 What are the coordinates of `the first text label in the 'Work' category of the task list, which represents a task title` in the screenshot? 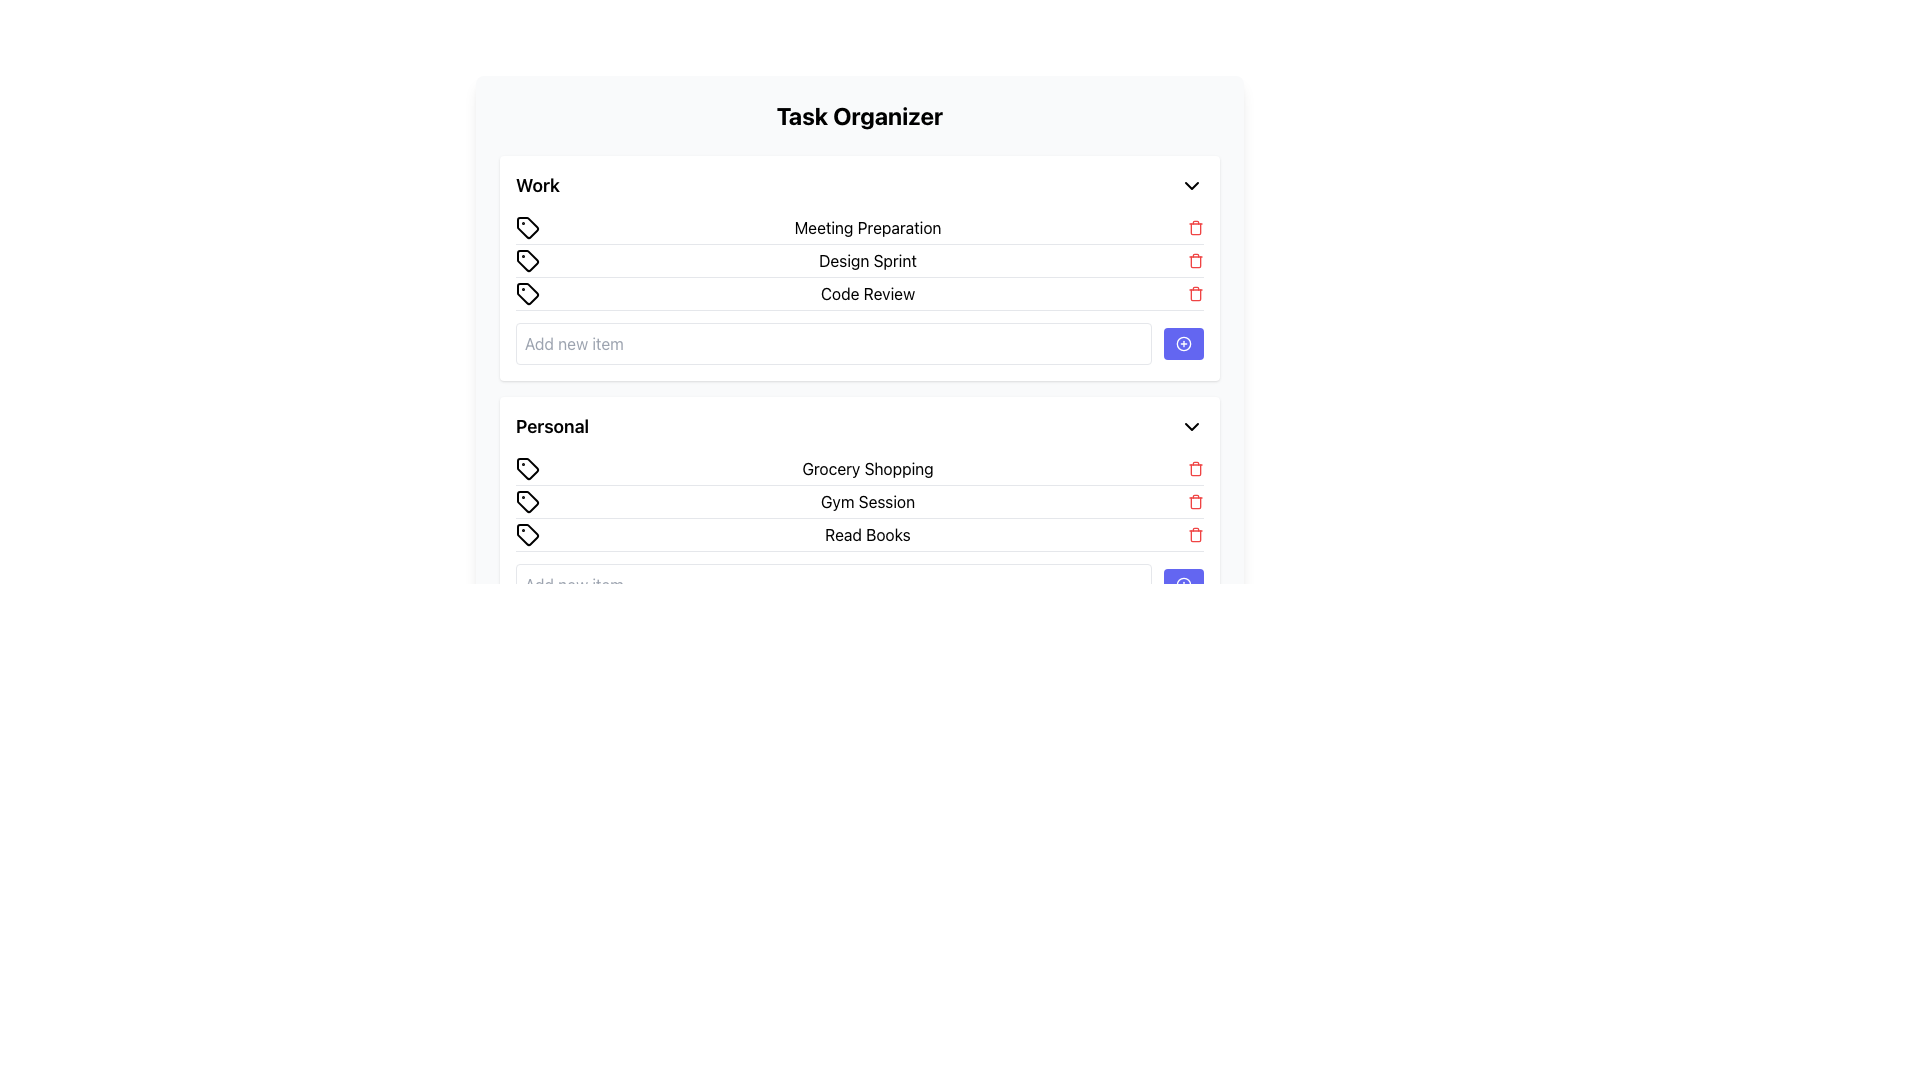 It's located at (868, 226).